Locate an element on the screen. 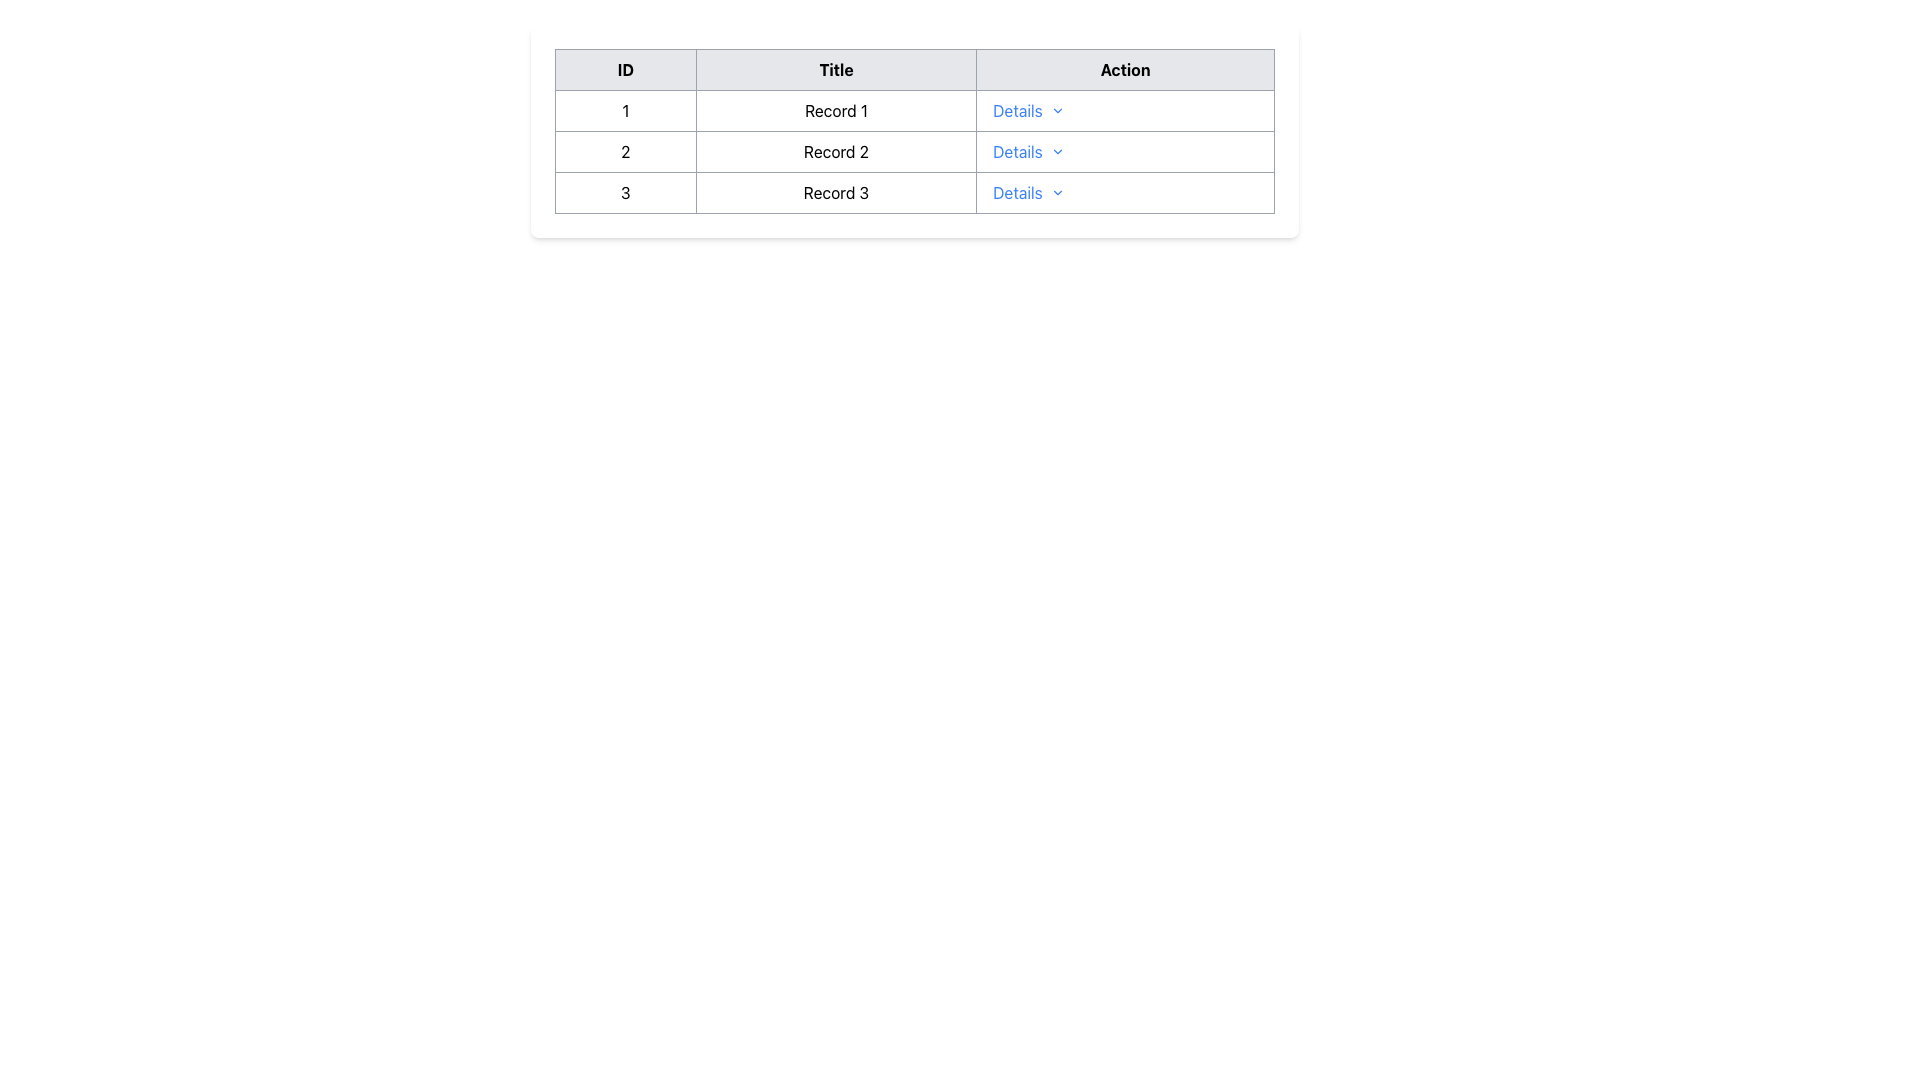 Image resolution: width=1920 pixels, height=1080 pixels. the button in the 'Action' column of the table associated with 'Record 1' is located at coordinates (1028, 111).